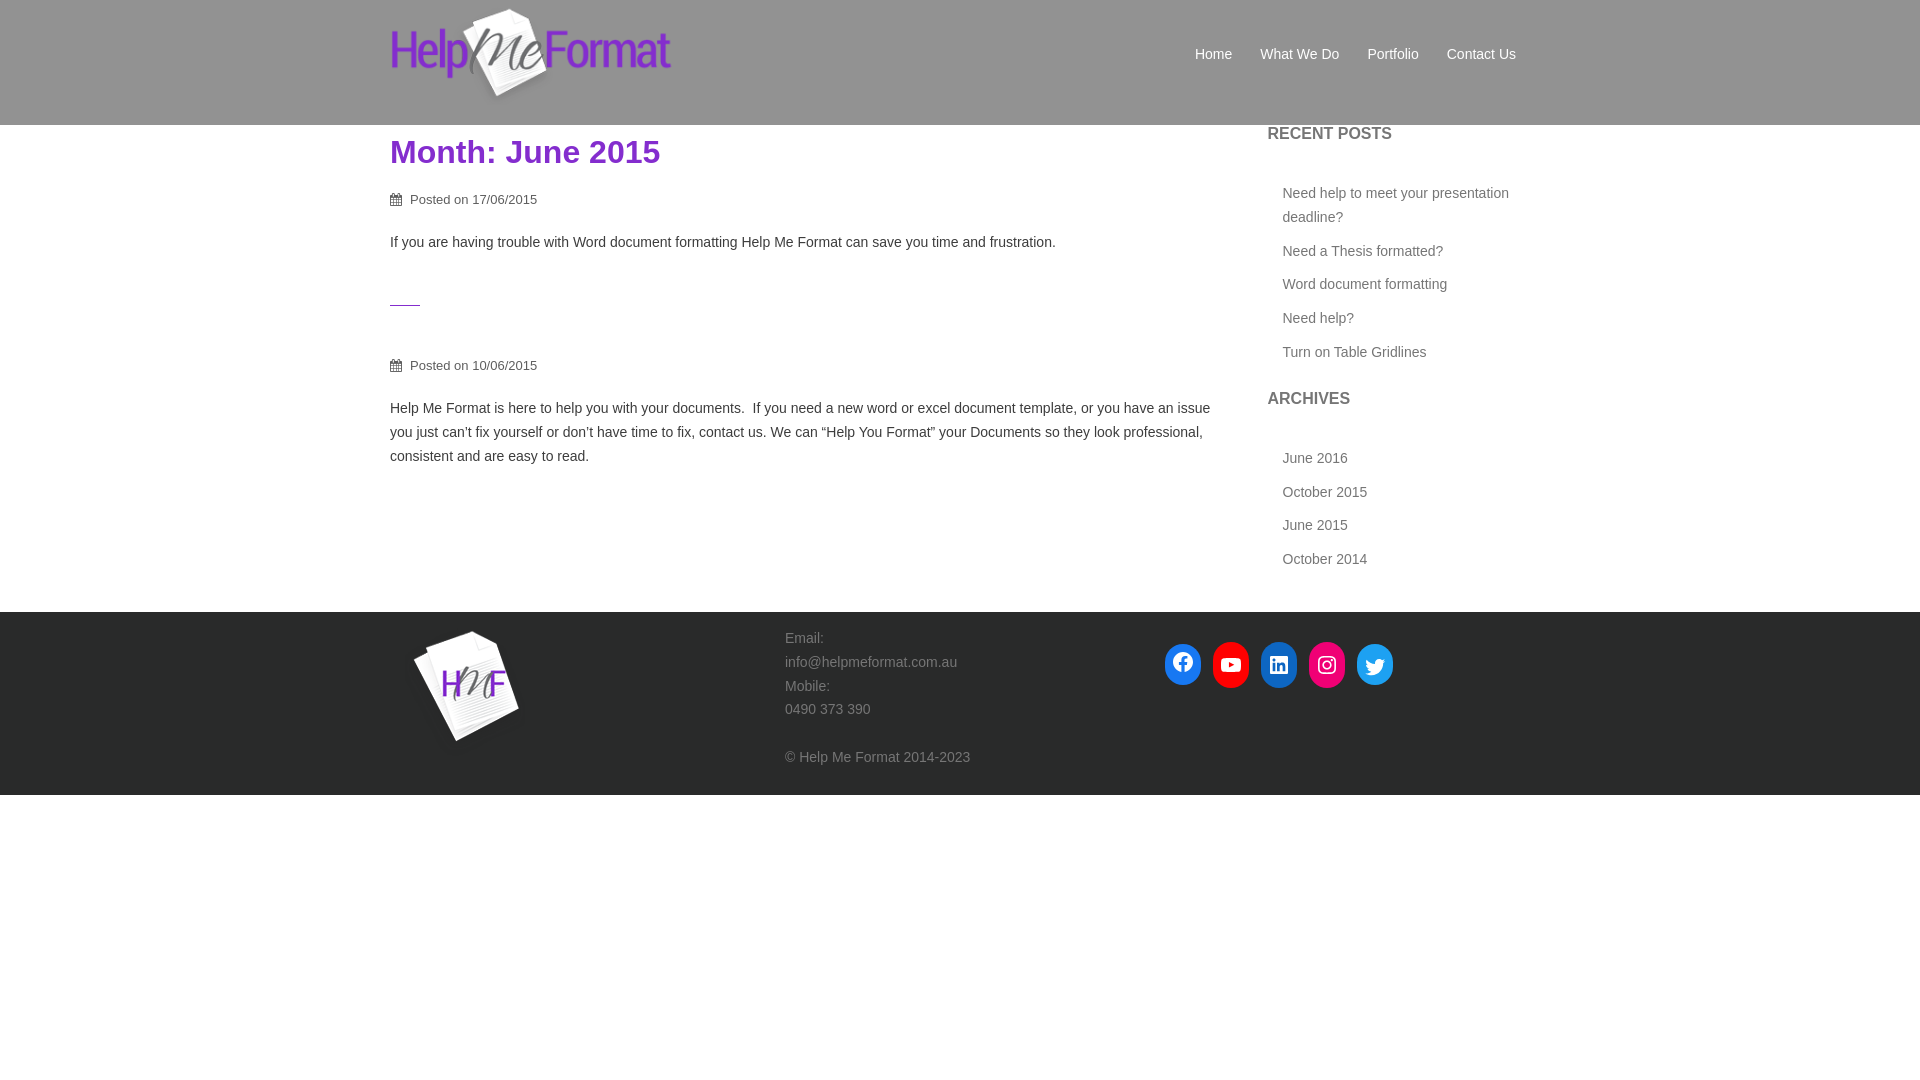 The width and height of the screenshot is (1920, 1080). Describe the element at coordinates (1324, 559) in the screenshot. I see `'October 2014'` at that location.